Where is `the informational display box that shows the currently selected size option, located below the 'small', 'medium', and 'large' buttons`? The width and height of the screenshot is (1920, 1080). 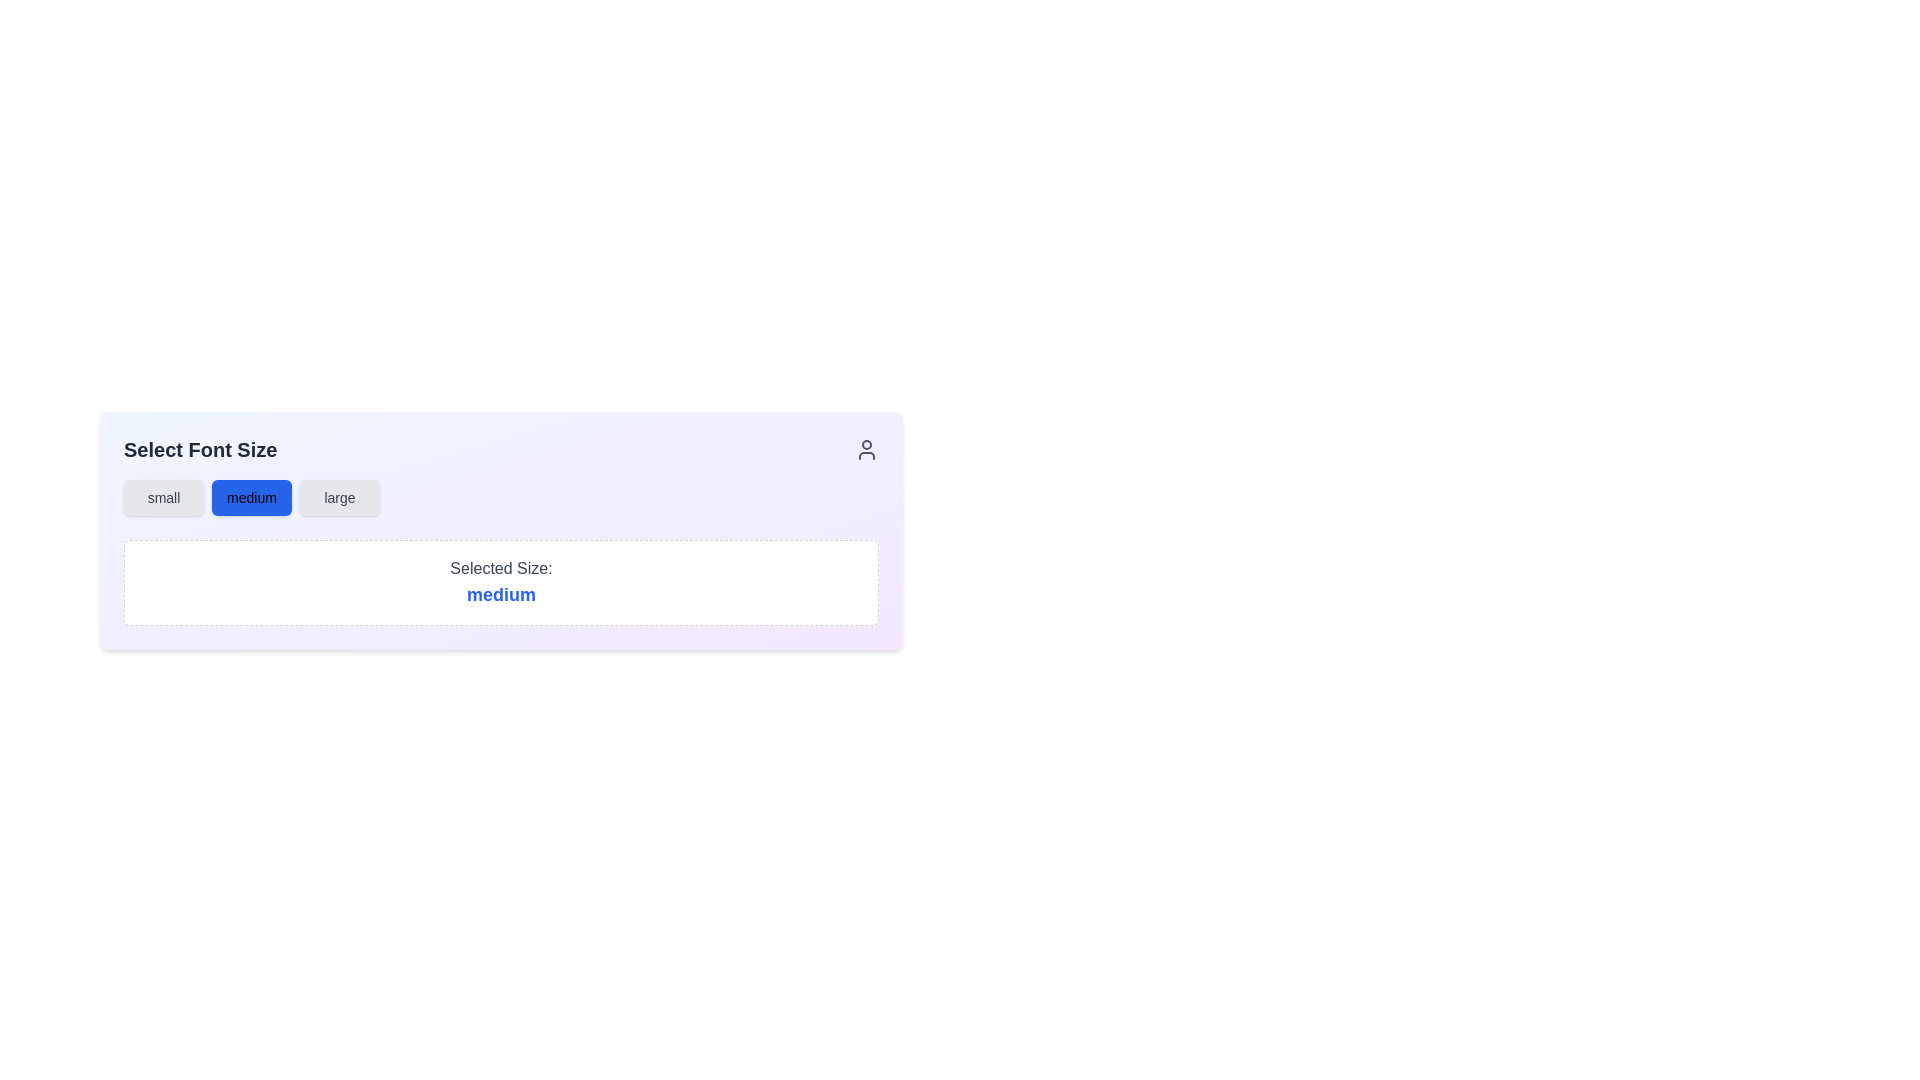
the informational display box that shows the currently selected size option, located below the 'small', 'medium', and 'large' buttons is located at coordinates (501, 582).